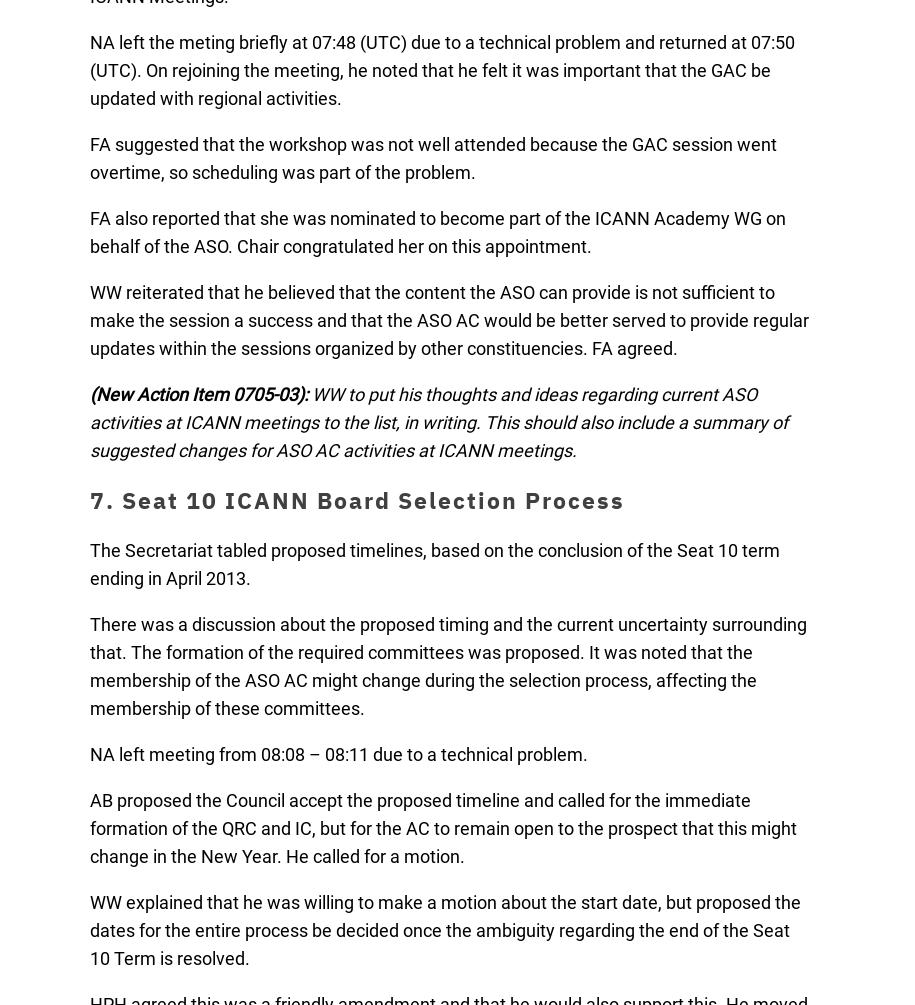 The image size is (915, 1005). I want to click on 'FA also reported that she was nominated to become part of the ICANN Academy WG on behalf of the ASO. Chair congratulated her on this appointment.', so click(438, 231).